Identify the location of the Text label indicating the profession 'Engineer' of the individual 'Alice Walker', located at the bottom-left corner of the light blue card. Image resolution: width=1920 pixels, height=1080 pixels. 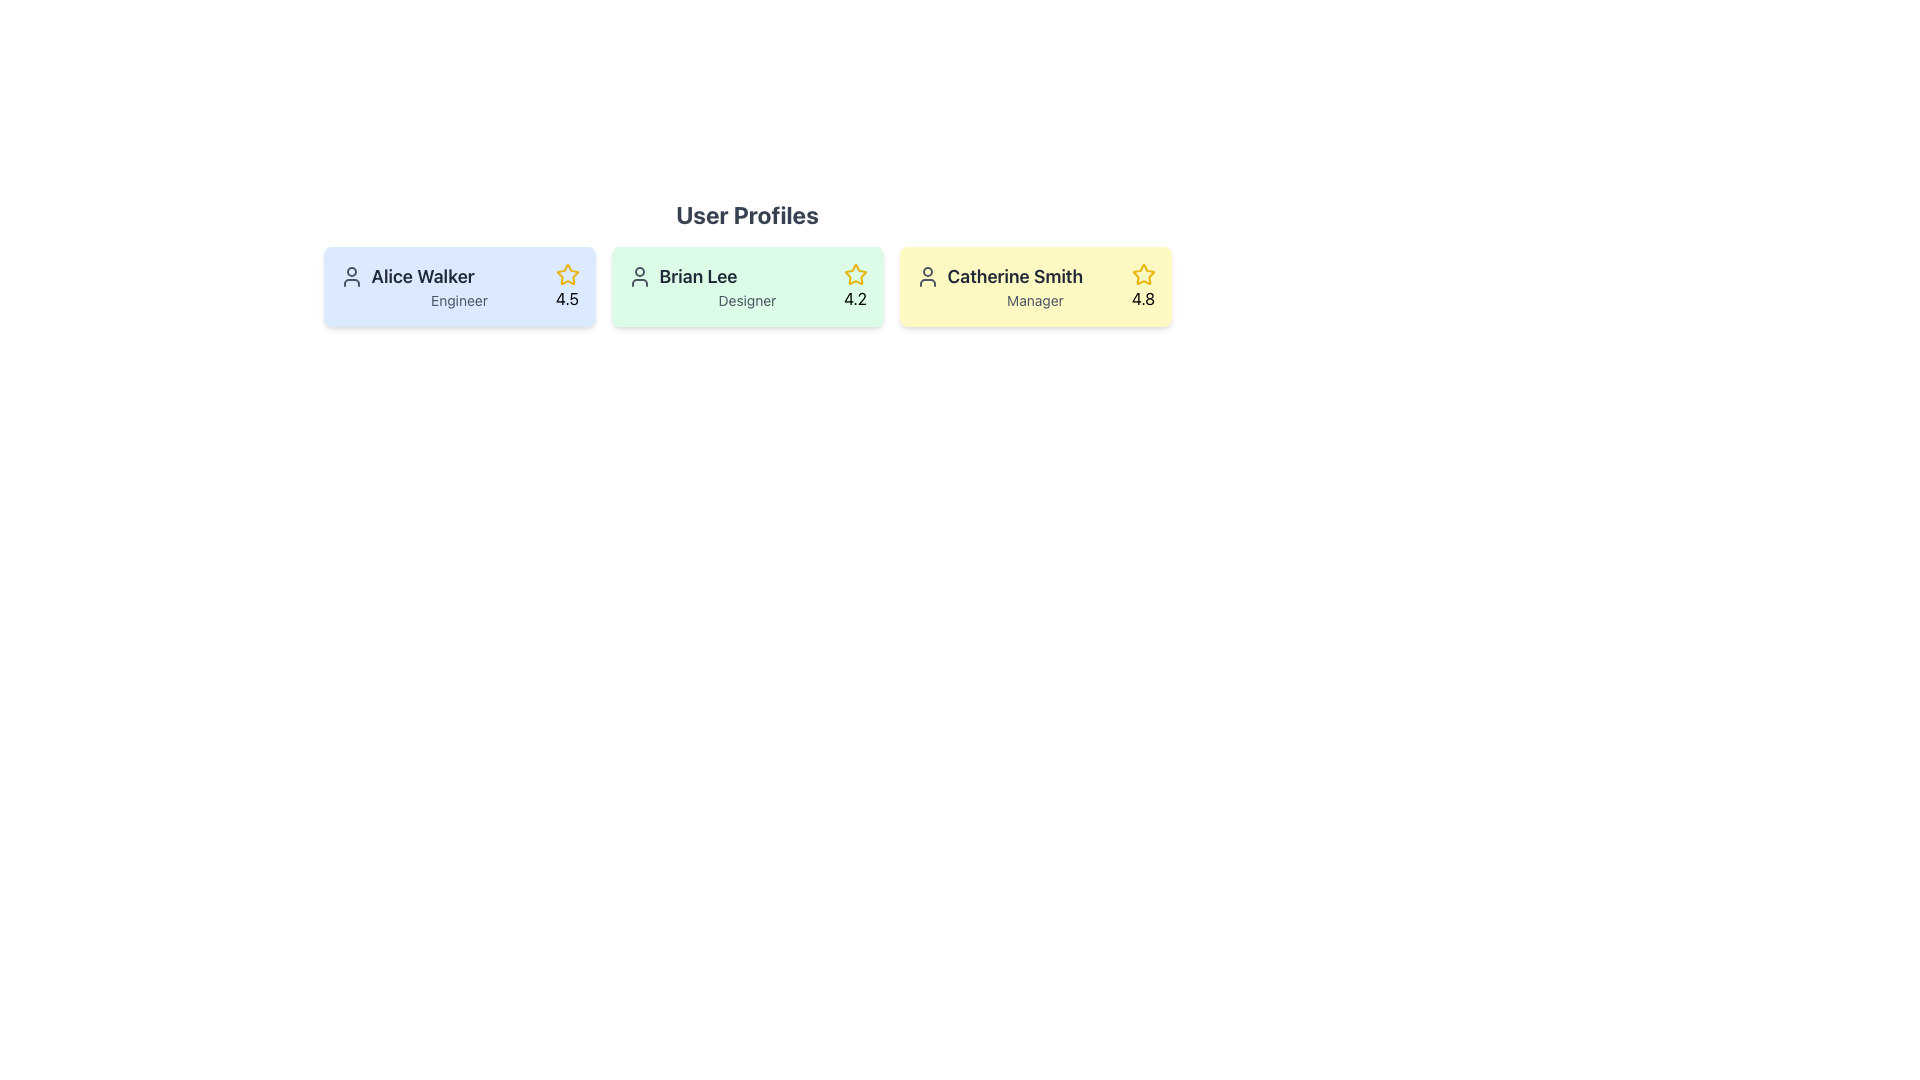
(458, 300).